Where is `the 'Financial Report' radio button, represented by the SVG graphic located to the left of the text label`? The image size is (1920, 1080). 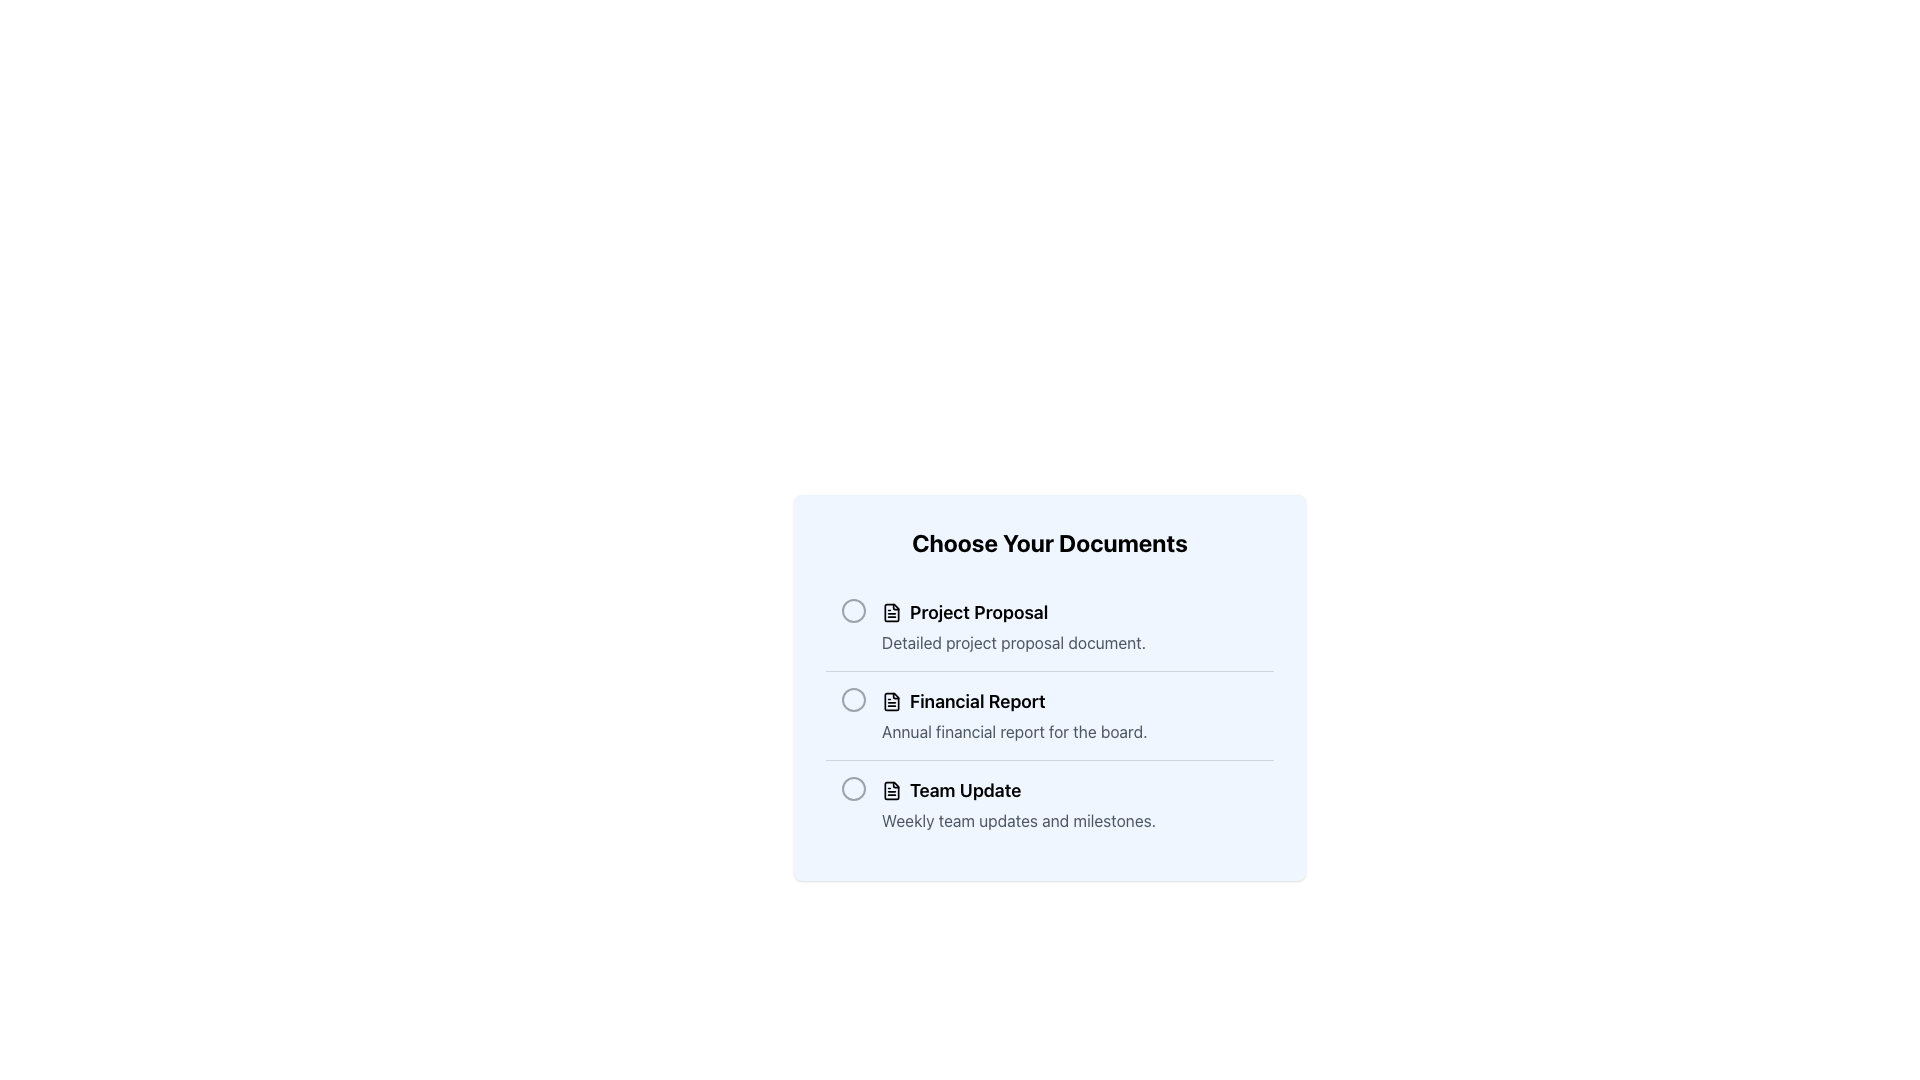
the 'Financial Report' radio button, represented by the SVG graphic located to the left of the text label is located at coordinates (891, 701).